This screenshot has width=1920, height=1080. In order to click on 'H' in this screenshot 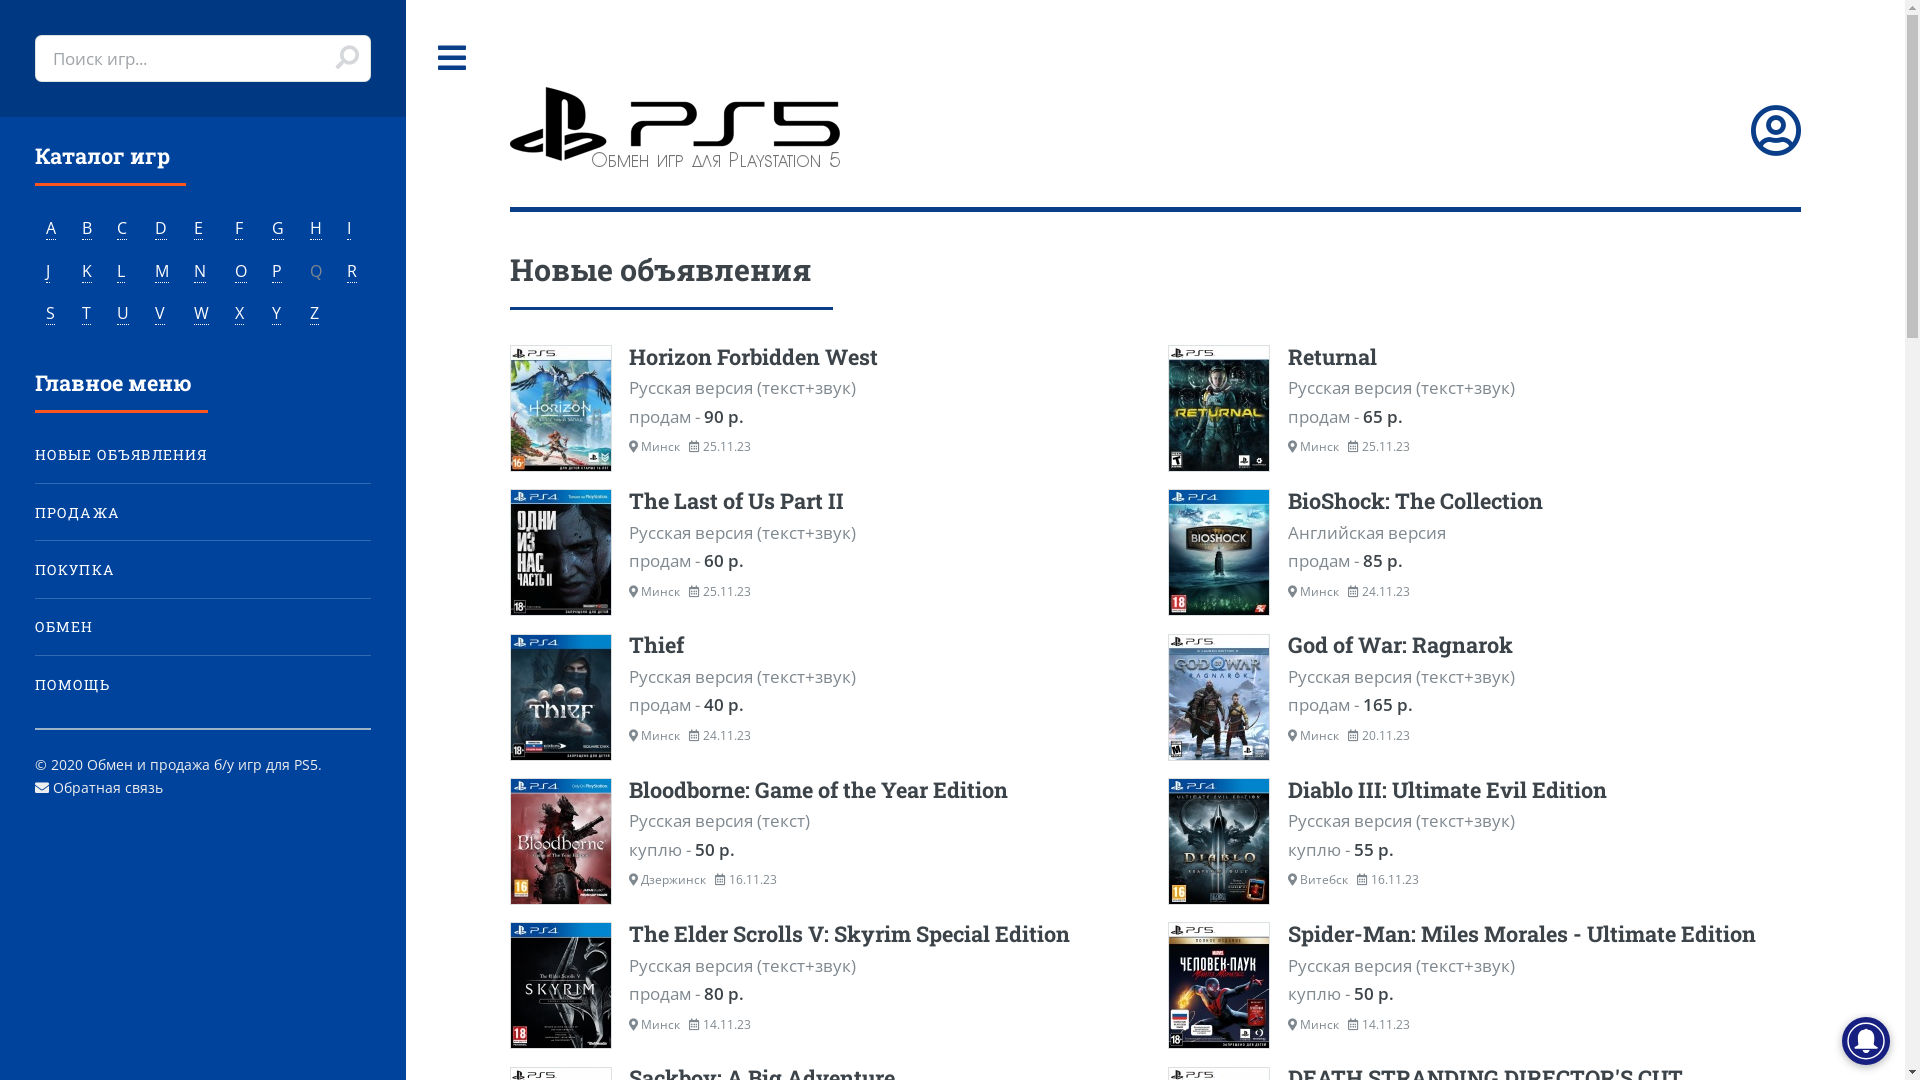, I will do `click(315, 227)`.